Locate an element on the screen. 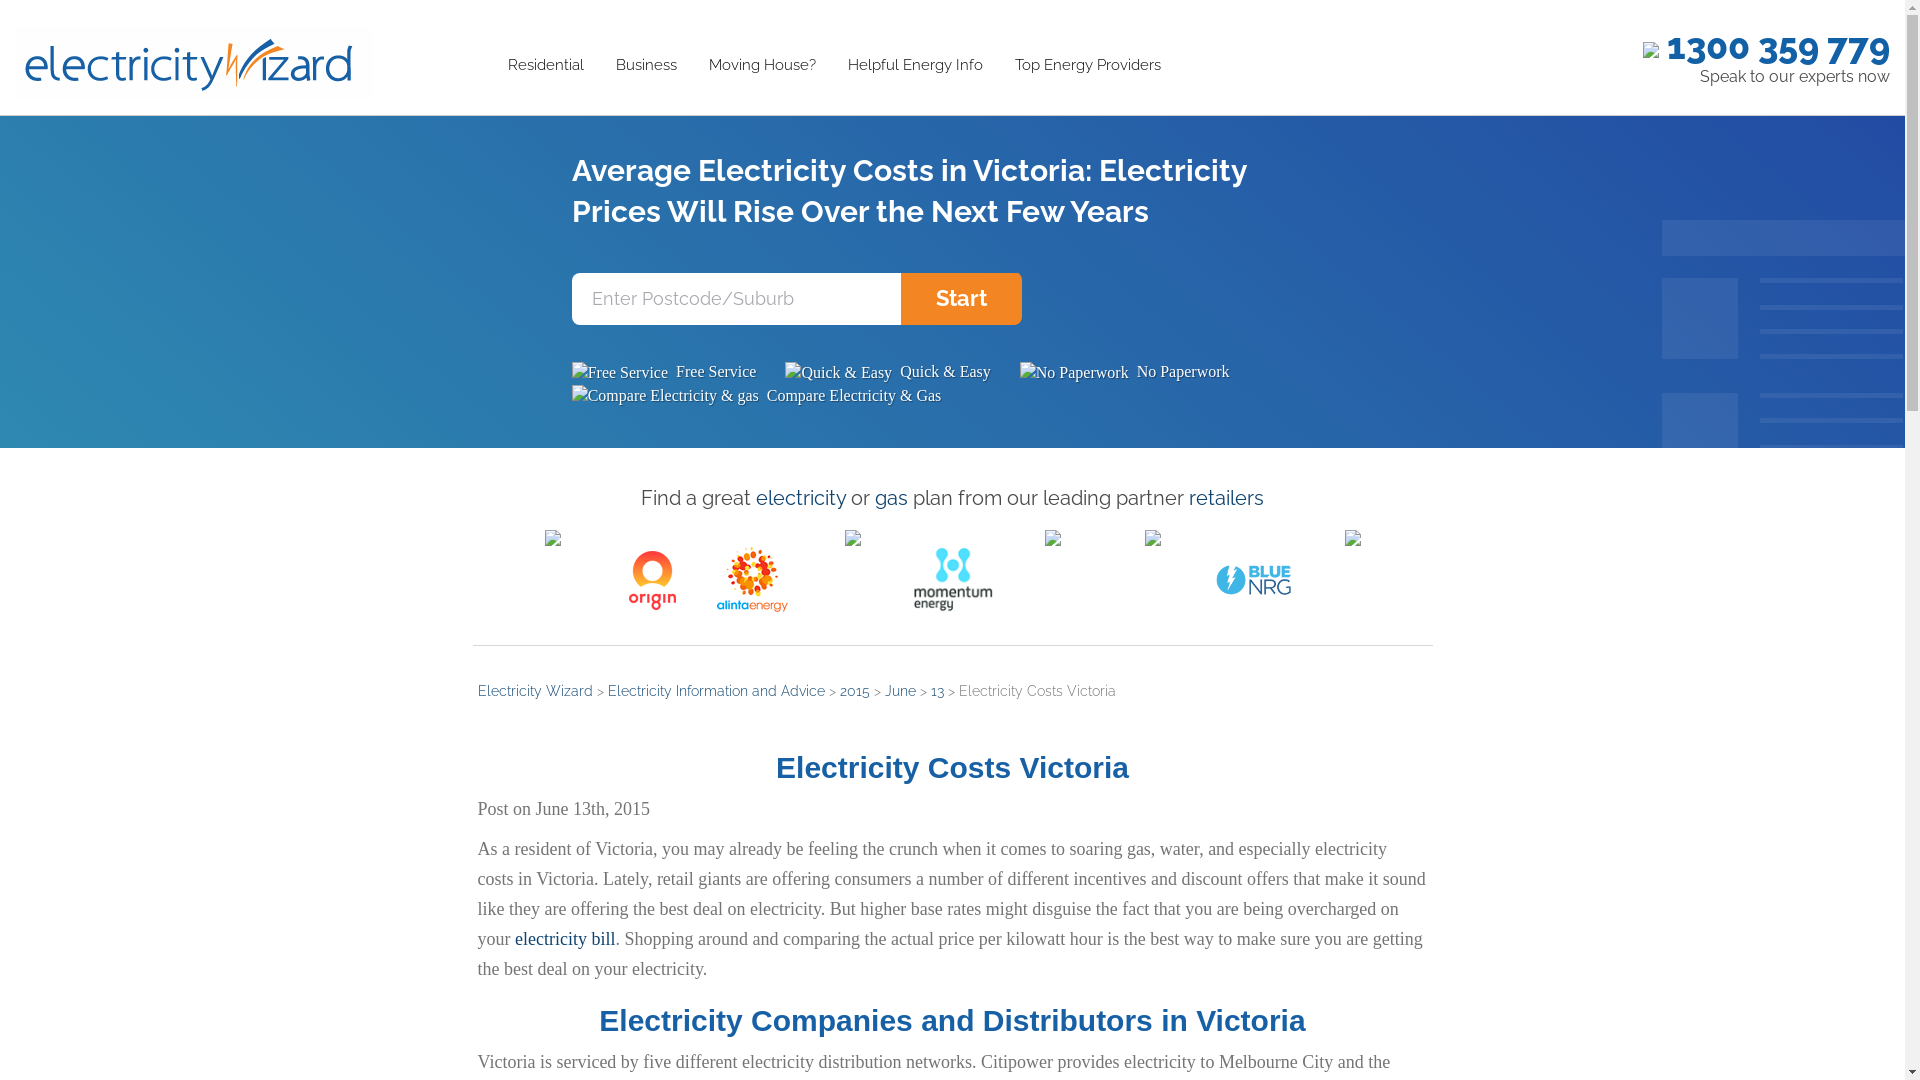 The width and height of the screenshot is (1920, 1080). 'retailers' is located at coordinates (1225, 496).